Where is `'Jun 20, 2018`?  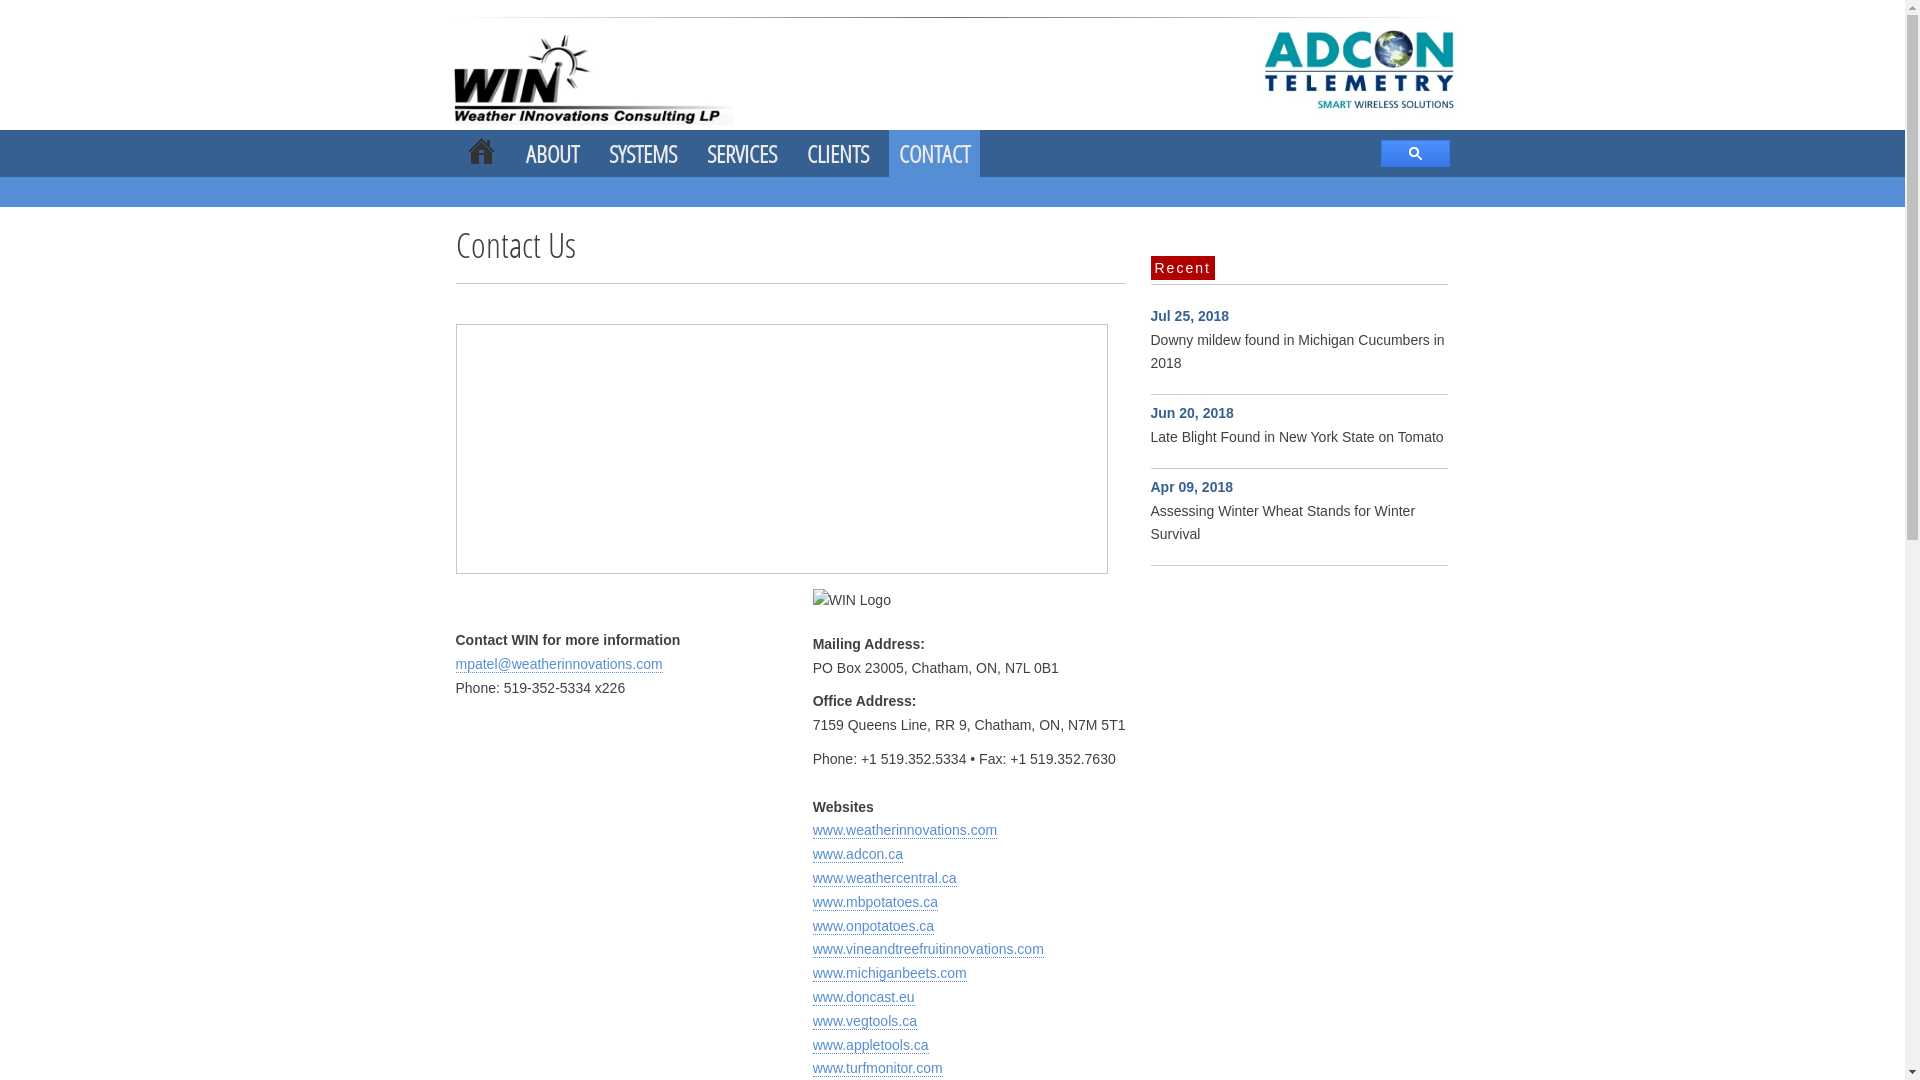 'Jun 20, 2018 is located at coordinates (1296, 423).